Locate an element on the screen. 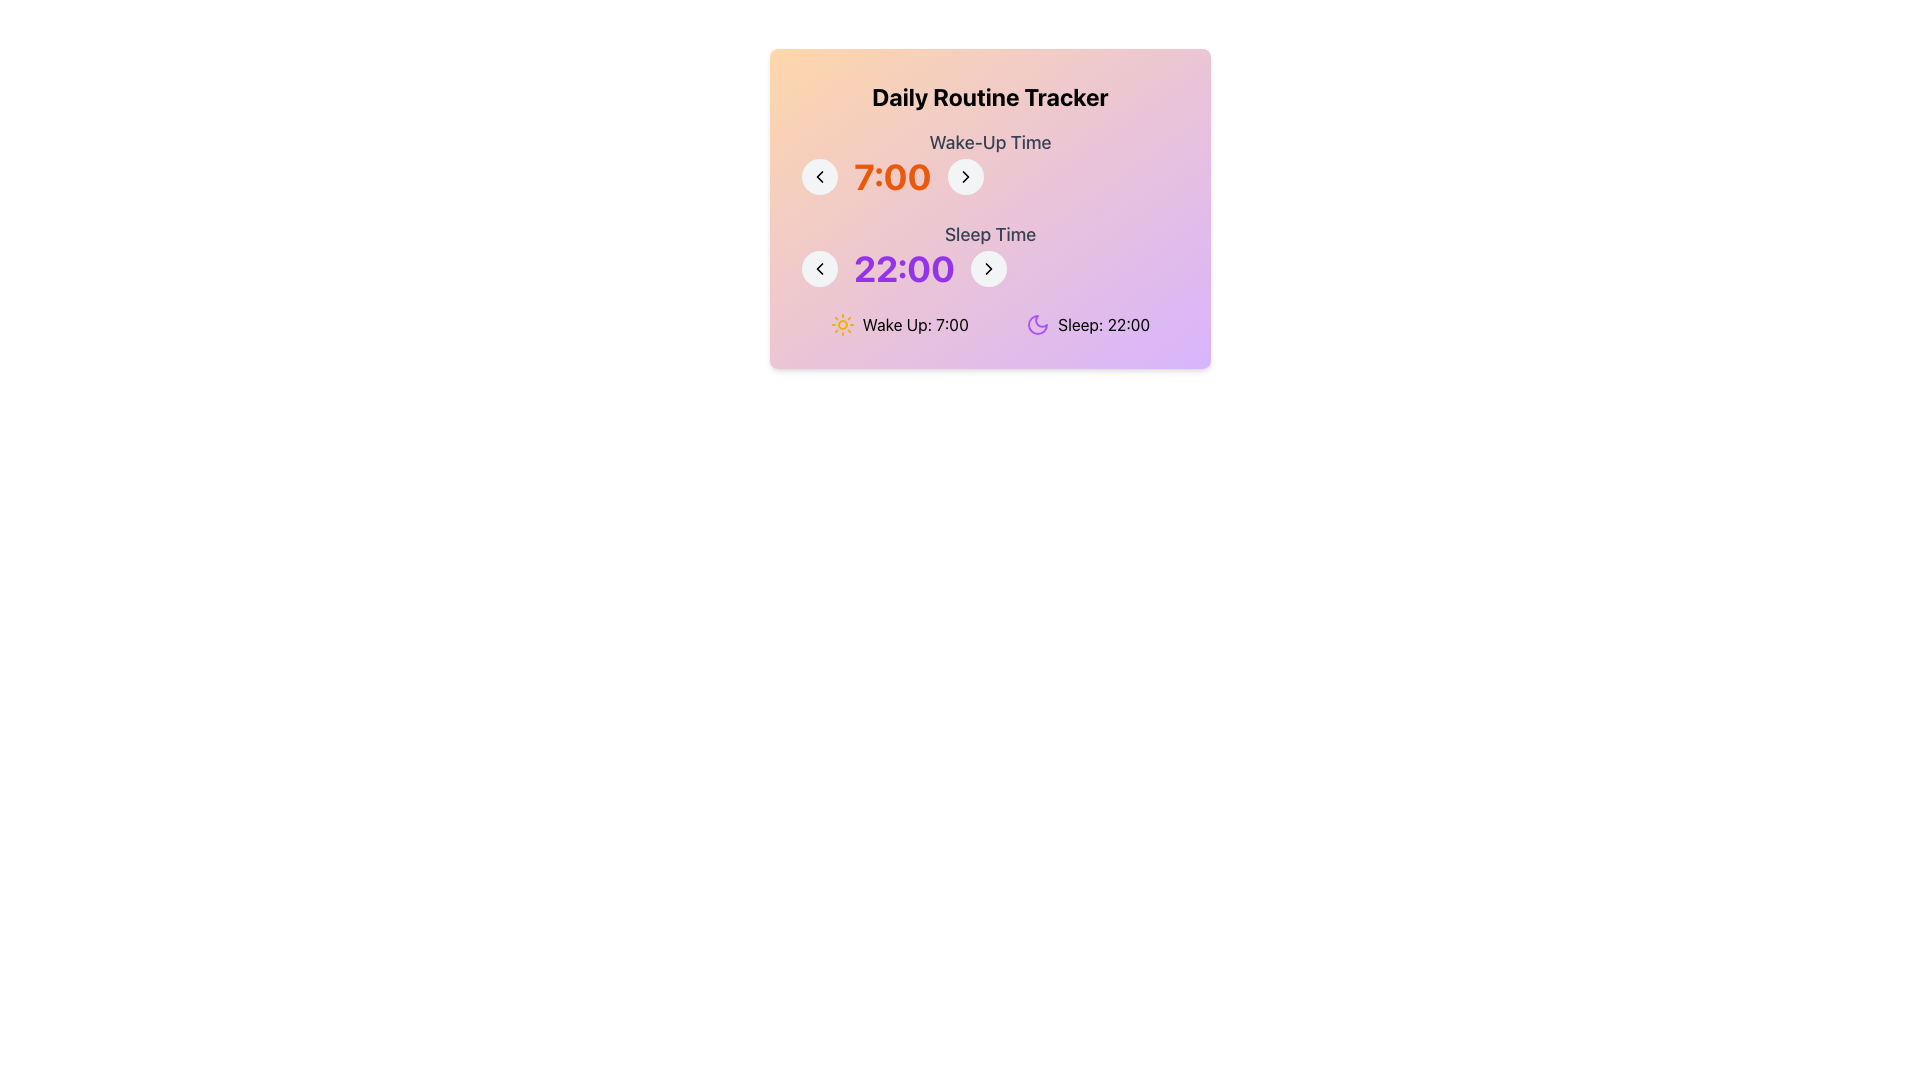 The height and width of the screenshot is (1080, 1920). the text label 'Wake-Up Time', which is styled in medium-sized gray font and located above the time selection interface is located at coordinates (990, 141).